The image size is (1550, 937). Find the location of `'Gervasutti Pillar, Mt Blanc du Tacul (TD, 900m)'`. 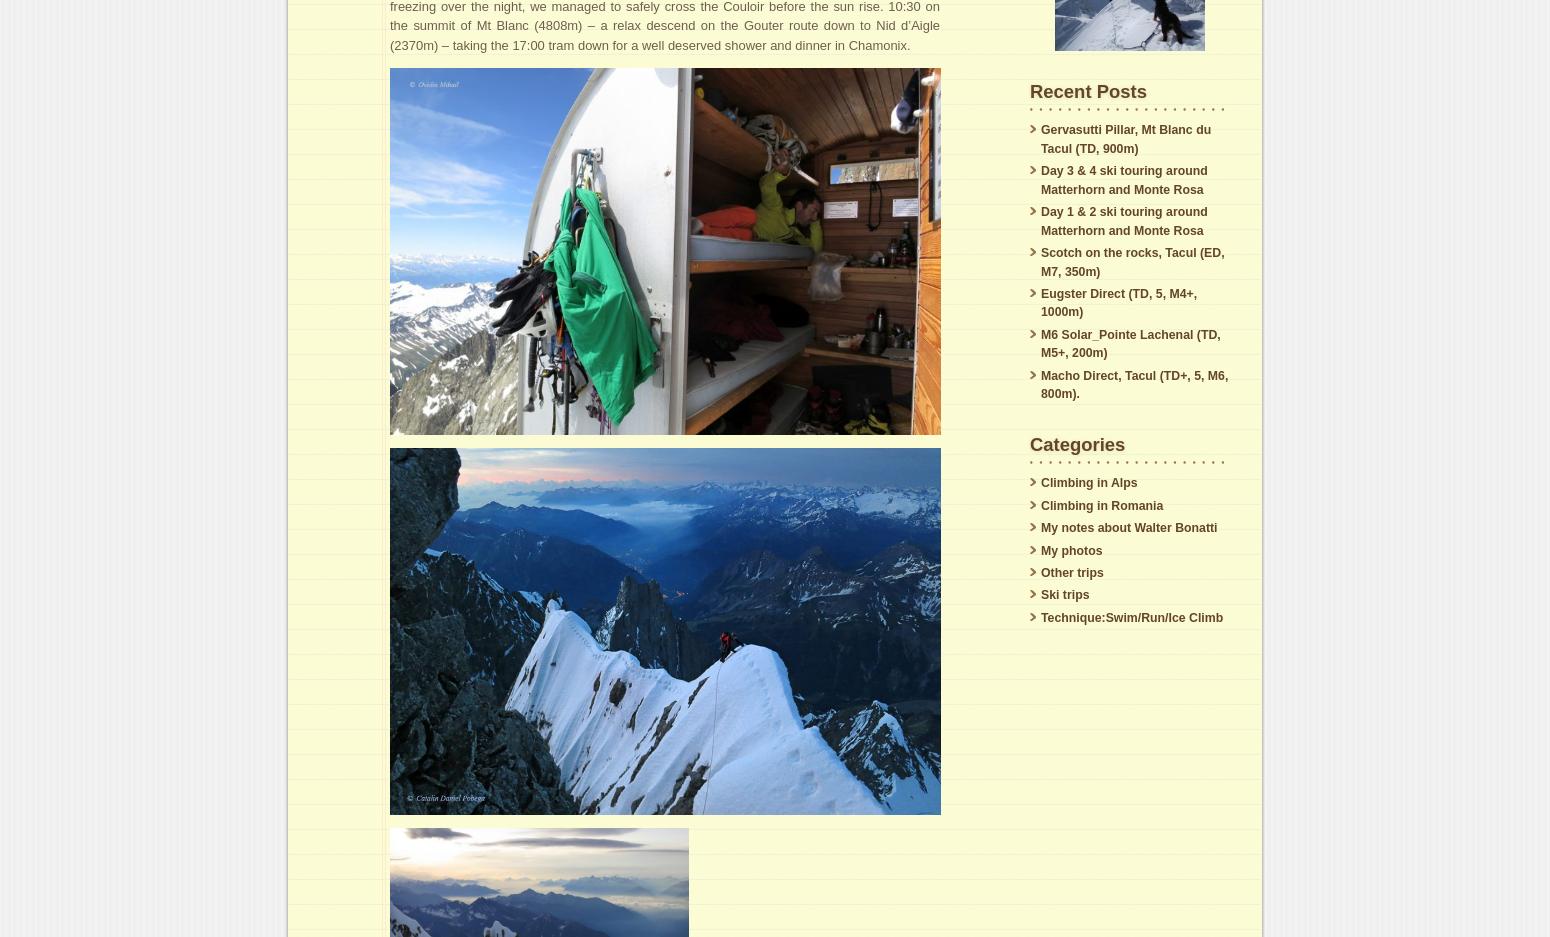

'Gervasutti Pillar, Mt Blanc du Tacul (TD, 900m)' is located at coordinates (1125, 138).